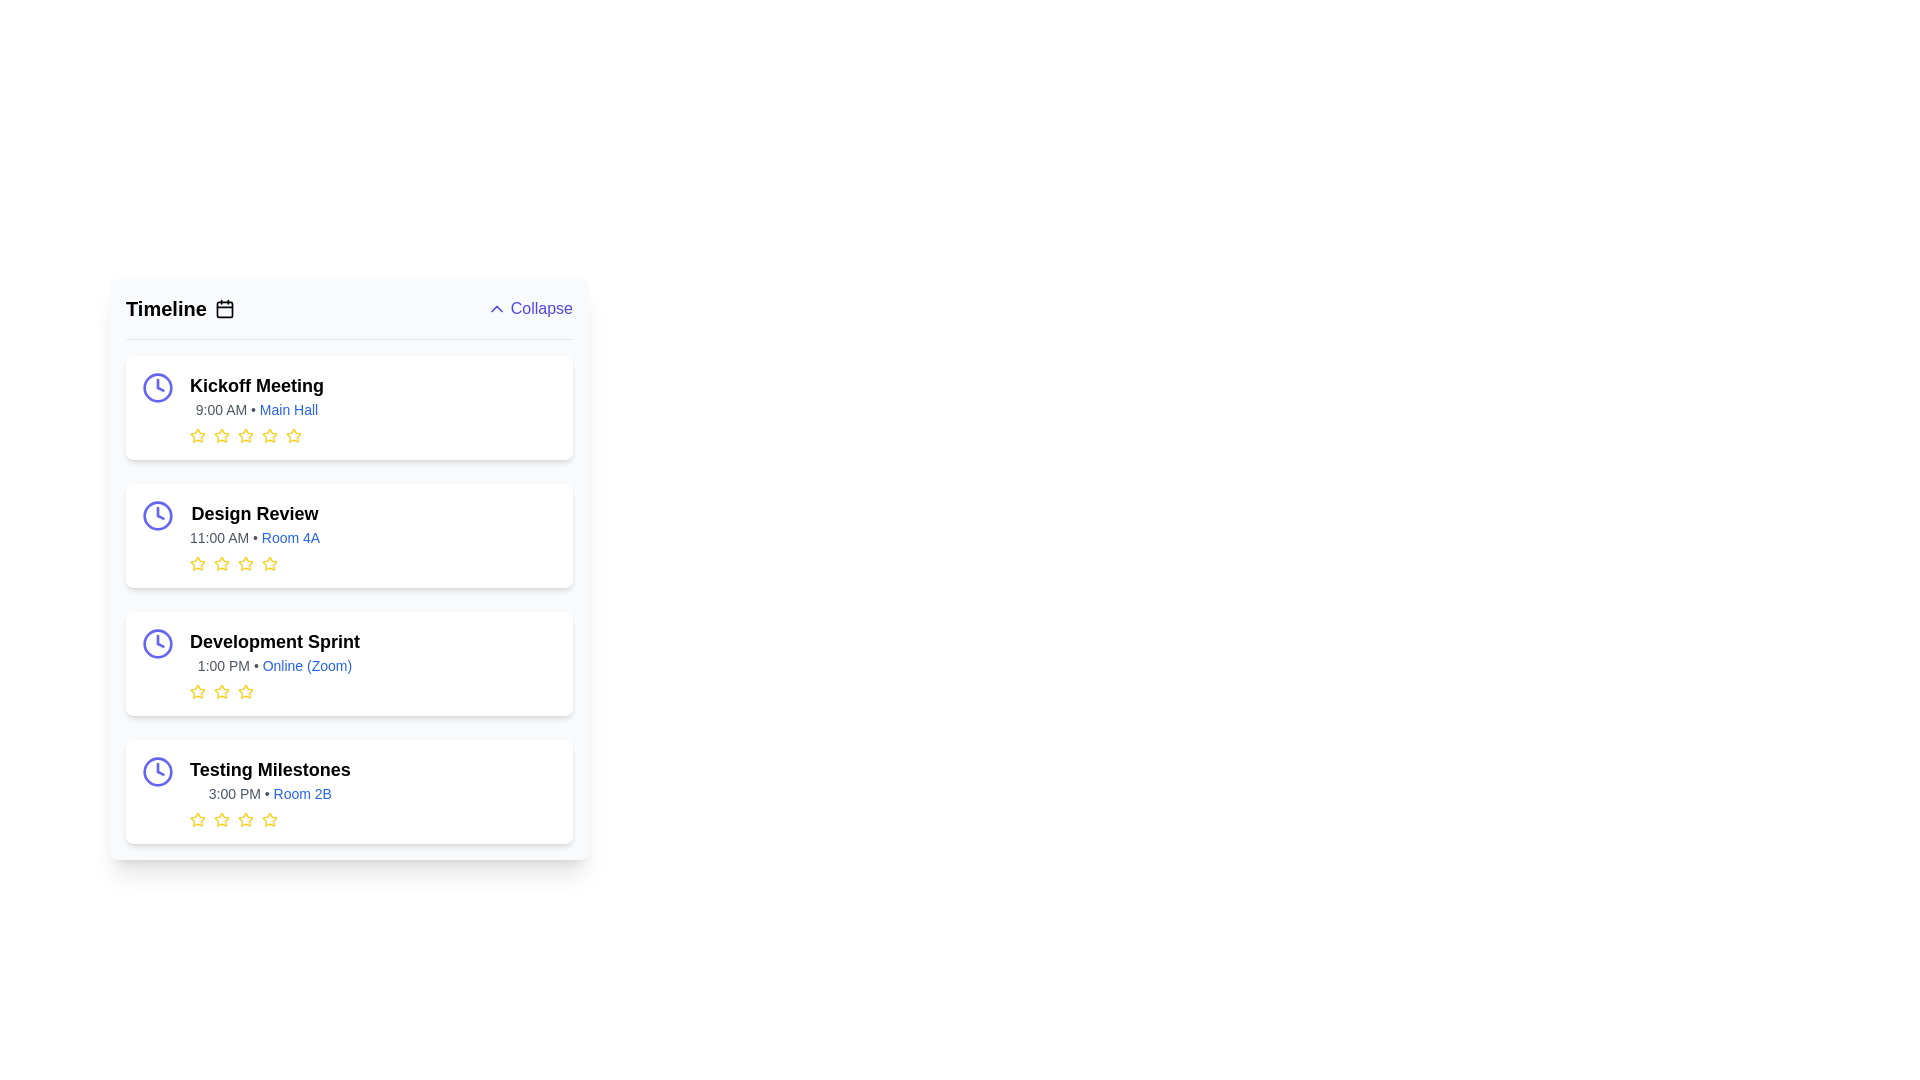  I want to click on the first star icon in the horizontal row of five stars located under the 'Kickoff Meeting' event details, which is part of the vertical timeline interface under the 'Timeline' header, so click(197, 434).